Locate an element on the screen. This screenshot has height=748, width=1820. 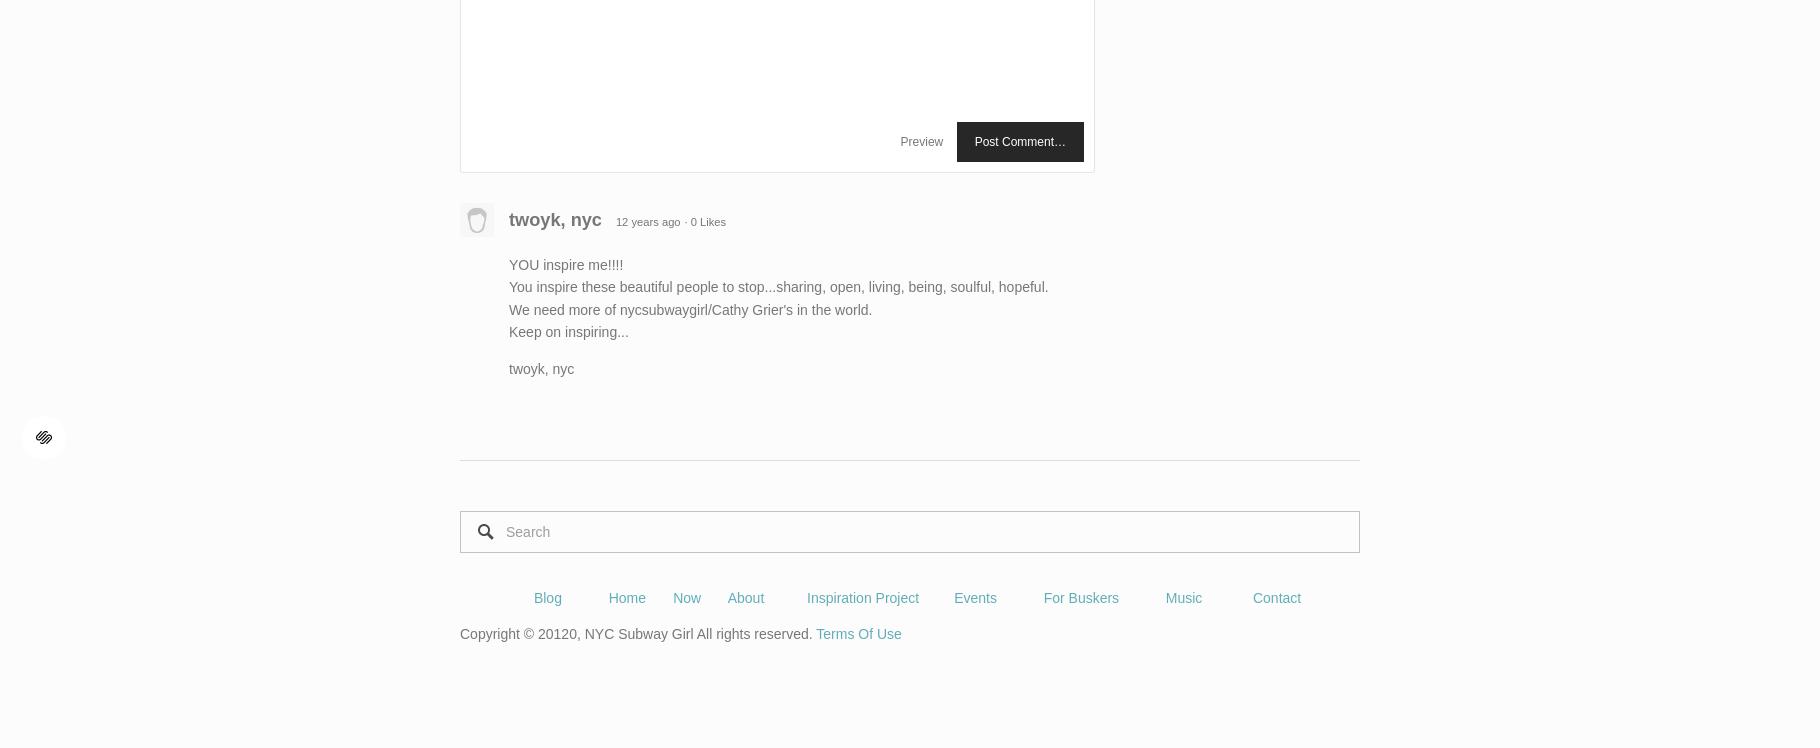
'Copyright © 20120, NYC Subway Girl All rights reserved.' is located at coordinates (637, 633).